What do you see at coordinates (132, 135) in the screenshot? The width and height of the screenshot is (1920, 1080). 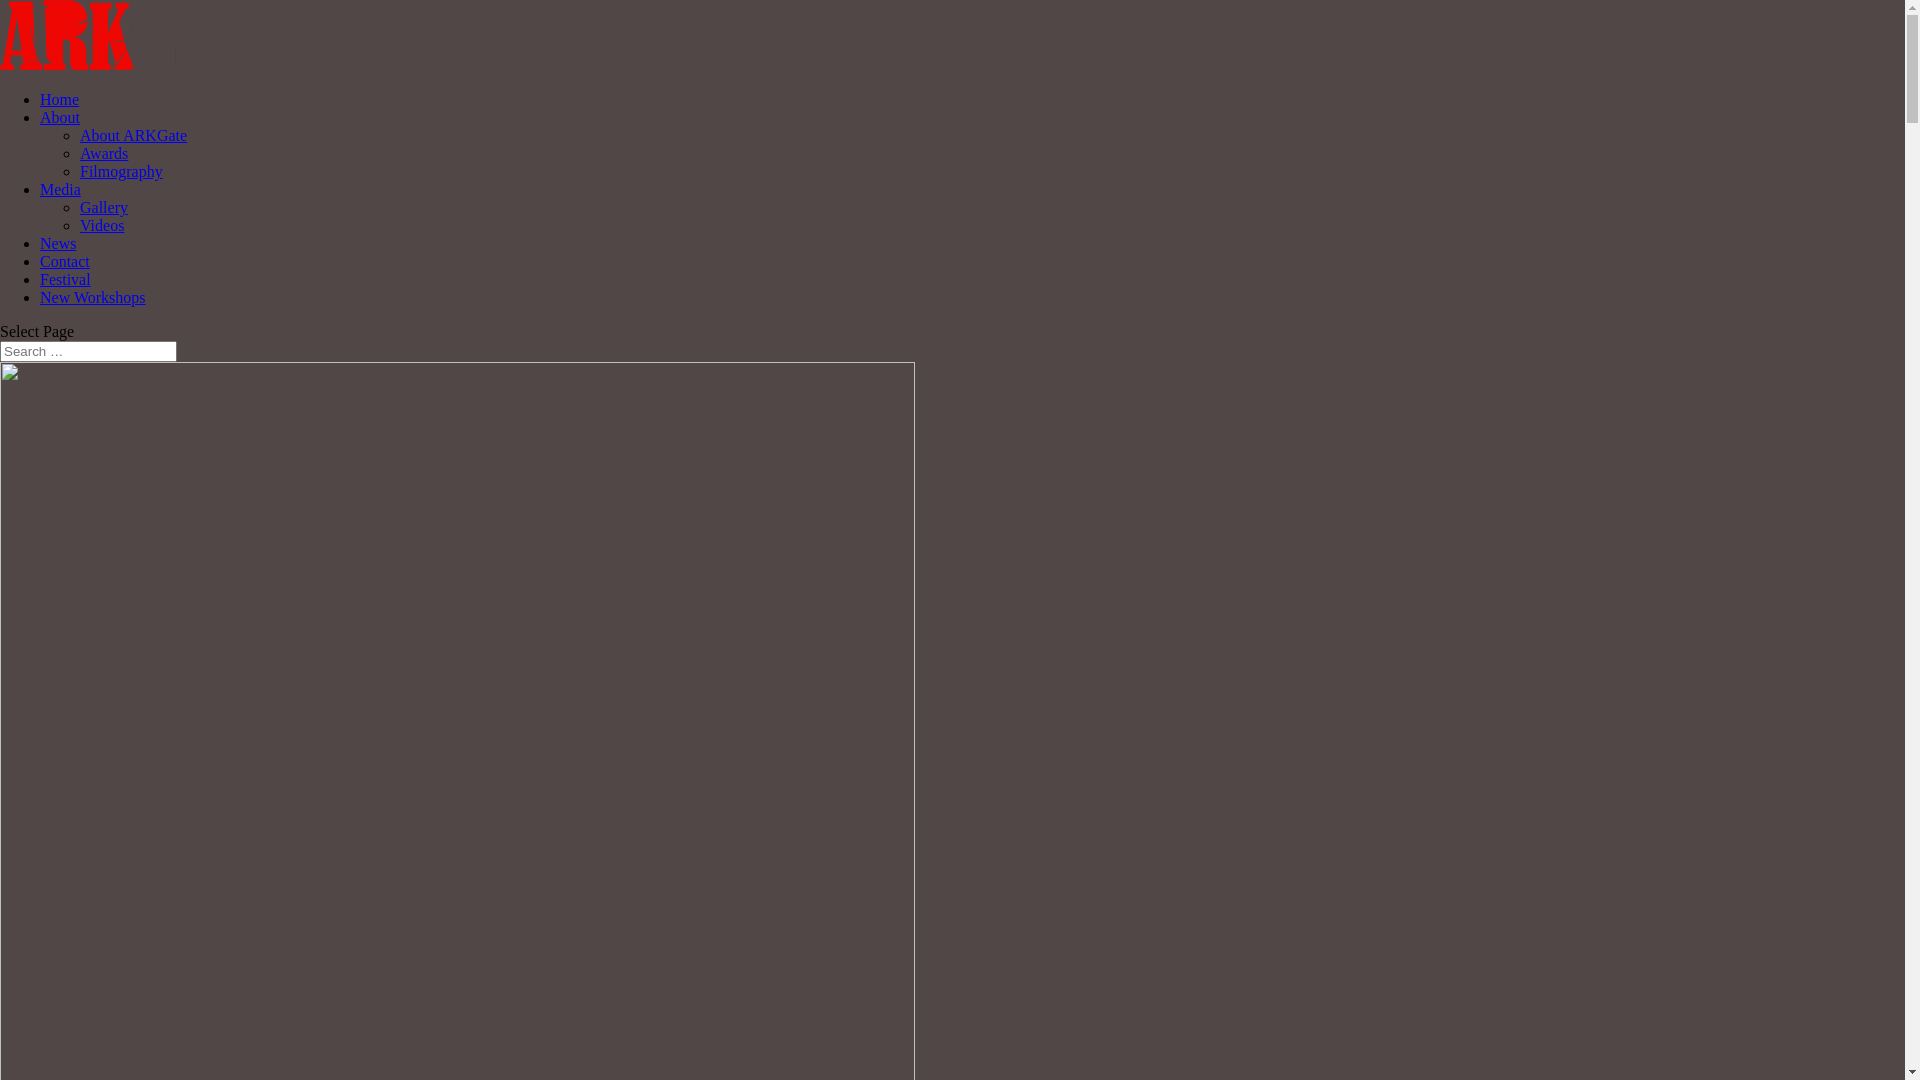 I see `'About ARKGate'` at bounding box center [132, 135].